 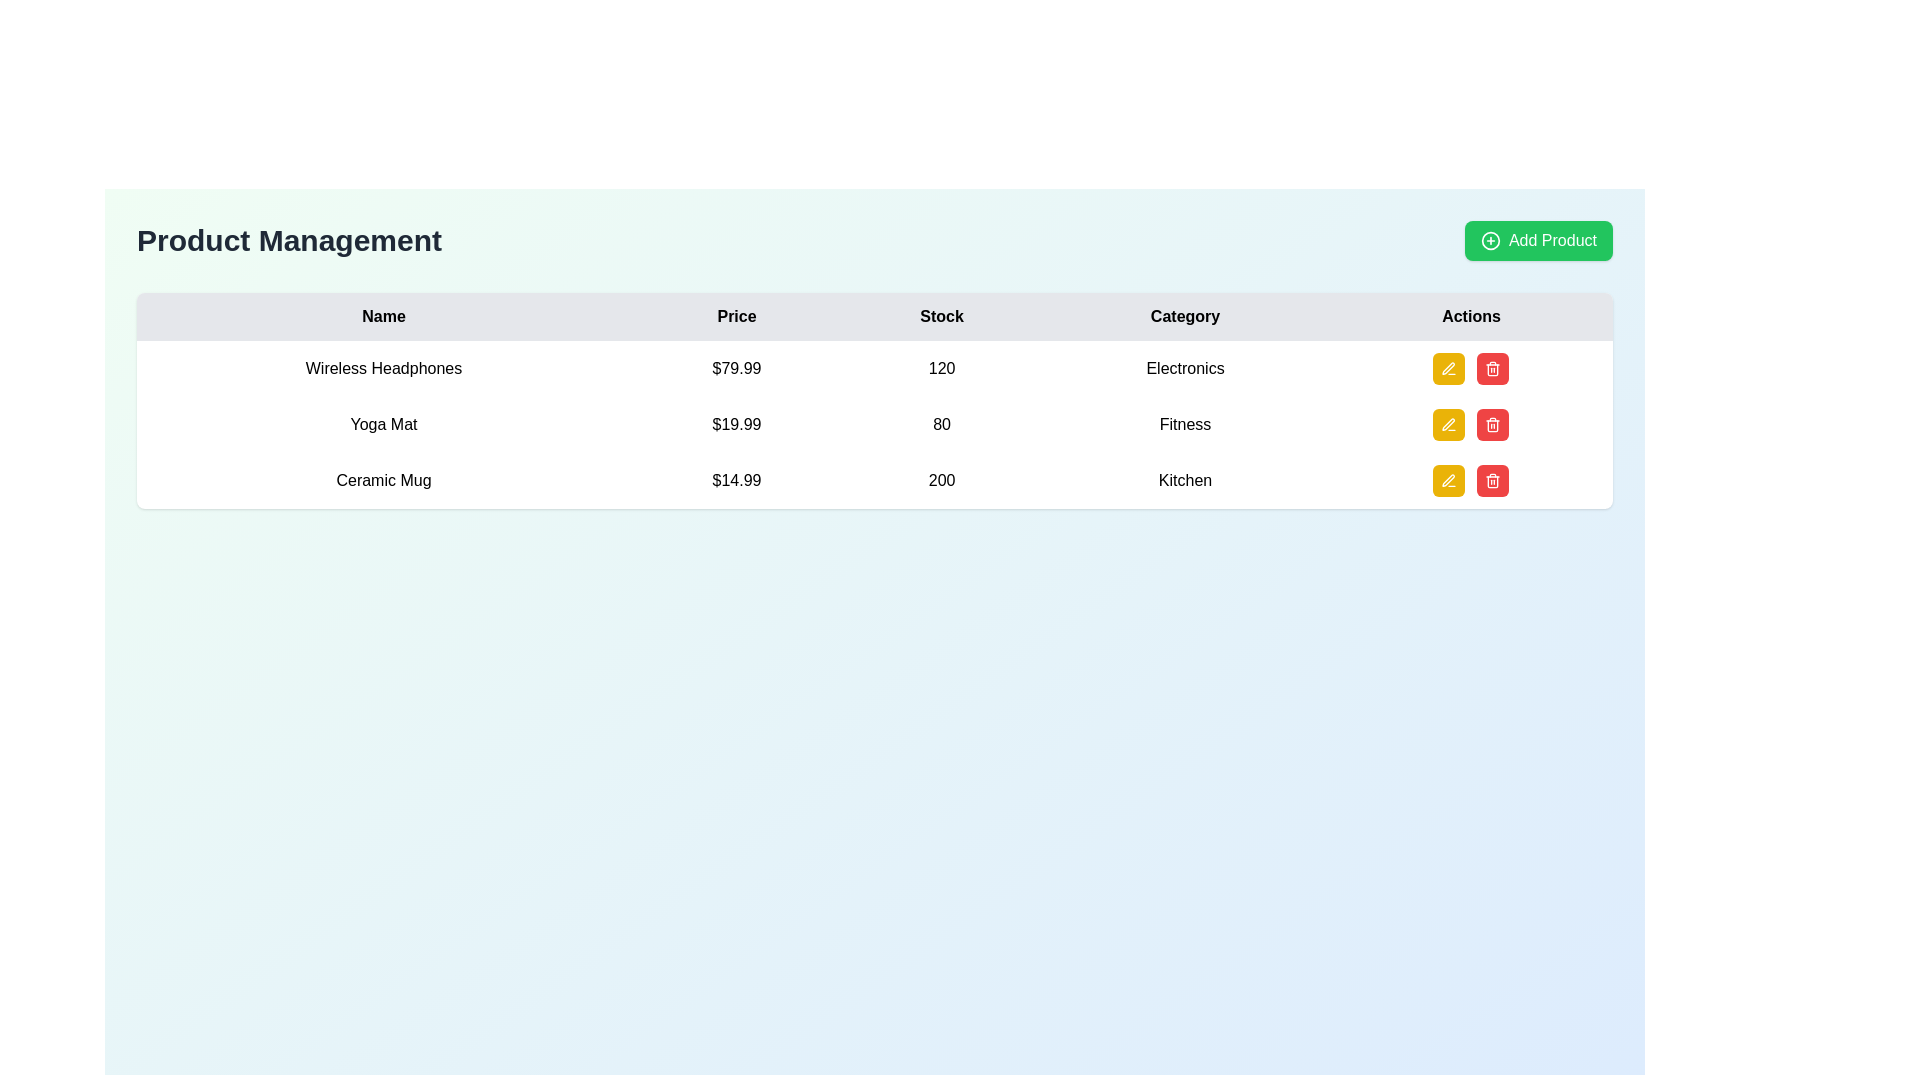 I want to click on the 'Edit' button located in the 'Actions' column of the last row for the item 'Ceramic Mug', so click(x=1449, y=481).